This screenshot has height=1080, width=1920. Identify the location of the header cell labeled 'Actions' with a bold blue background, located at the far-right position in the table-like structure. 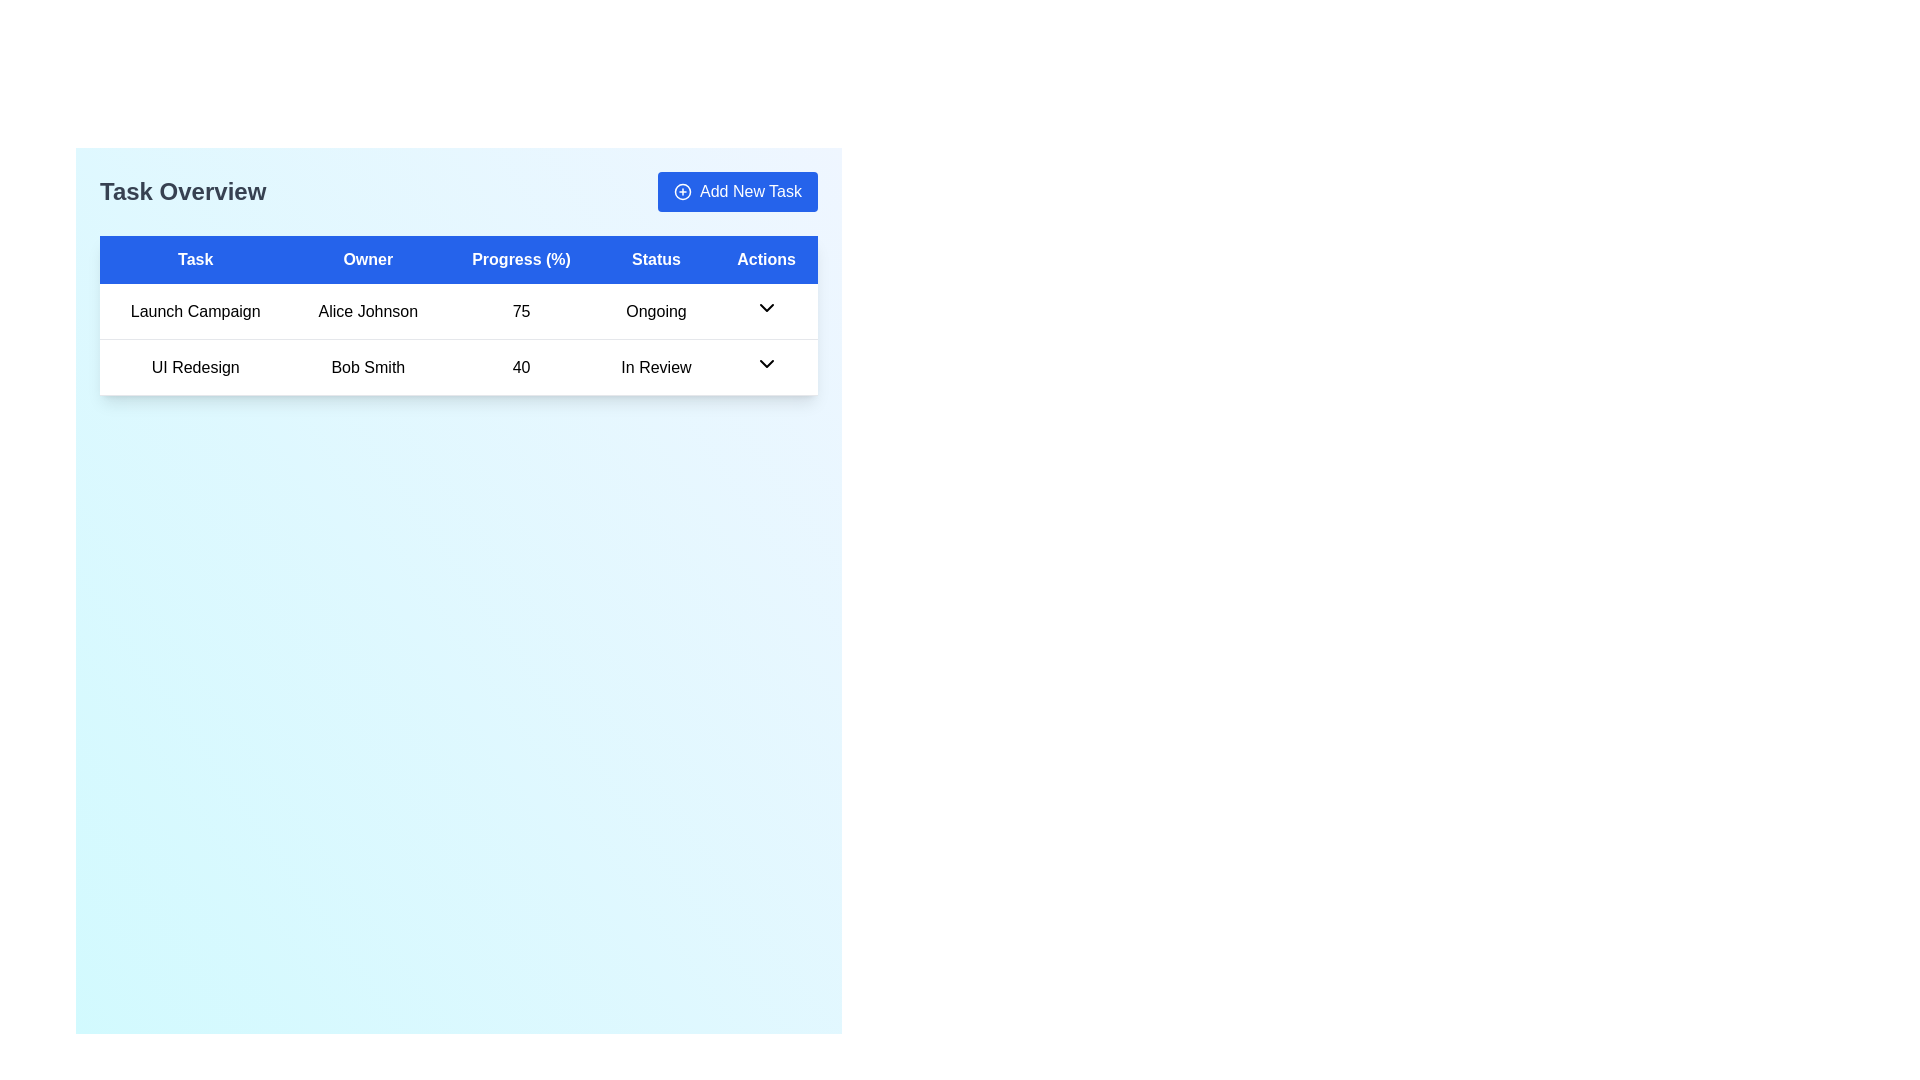
(765, 258).